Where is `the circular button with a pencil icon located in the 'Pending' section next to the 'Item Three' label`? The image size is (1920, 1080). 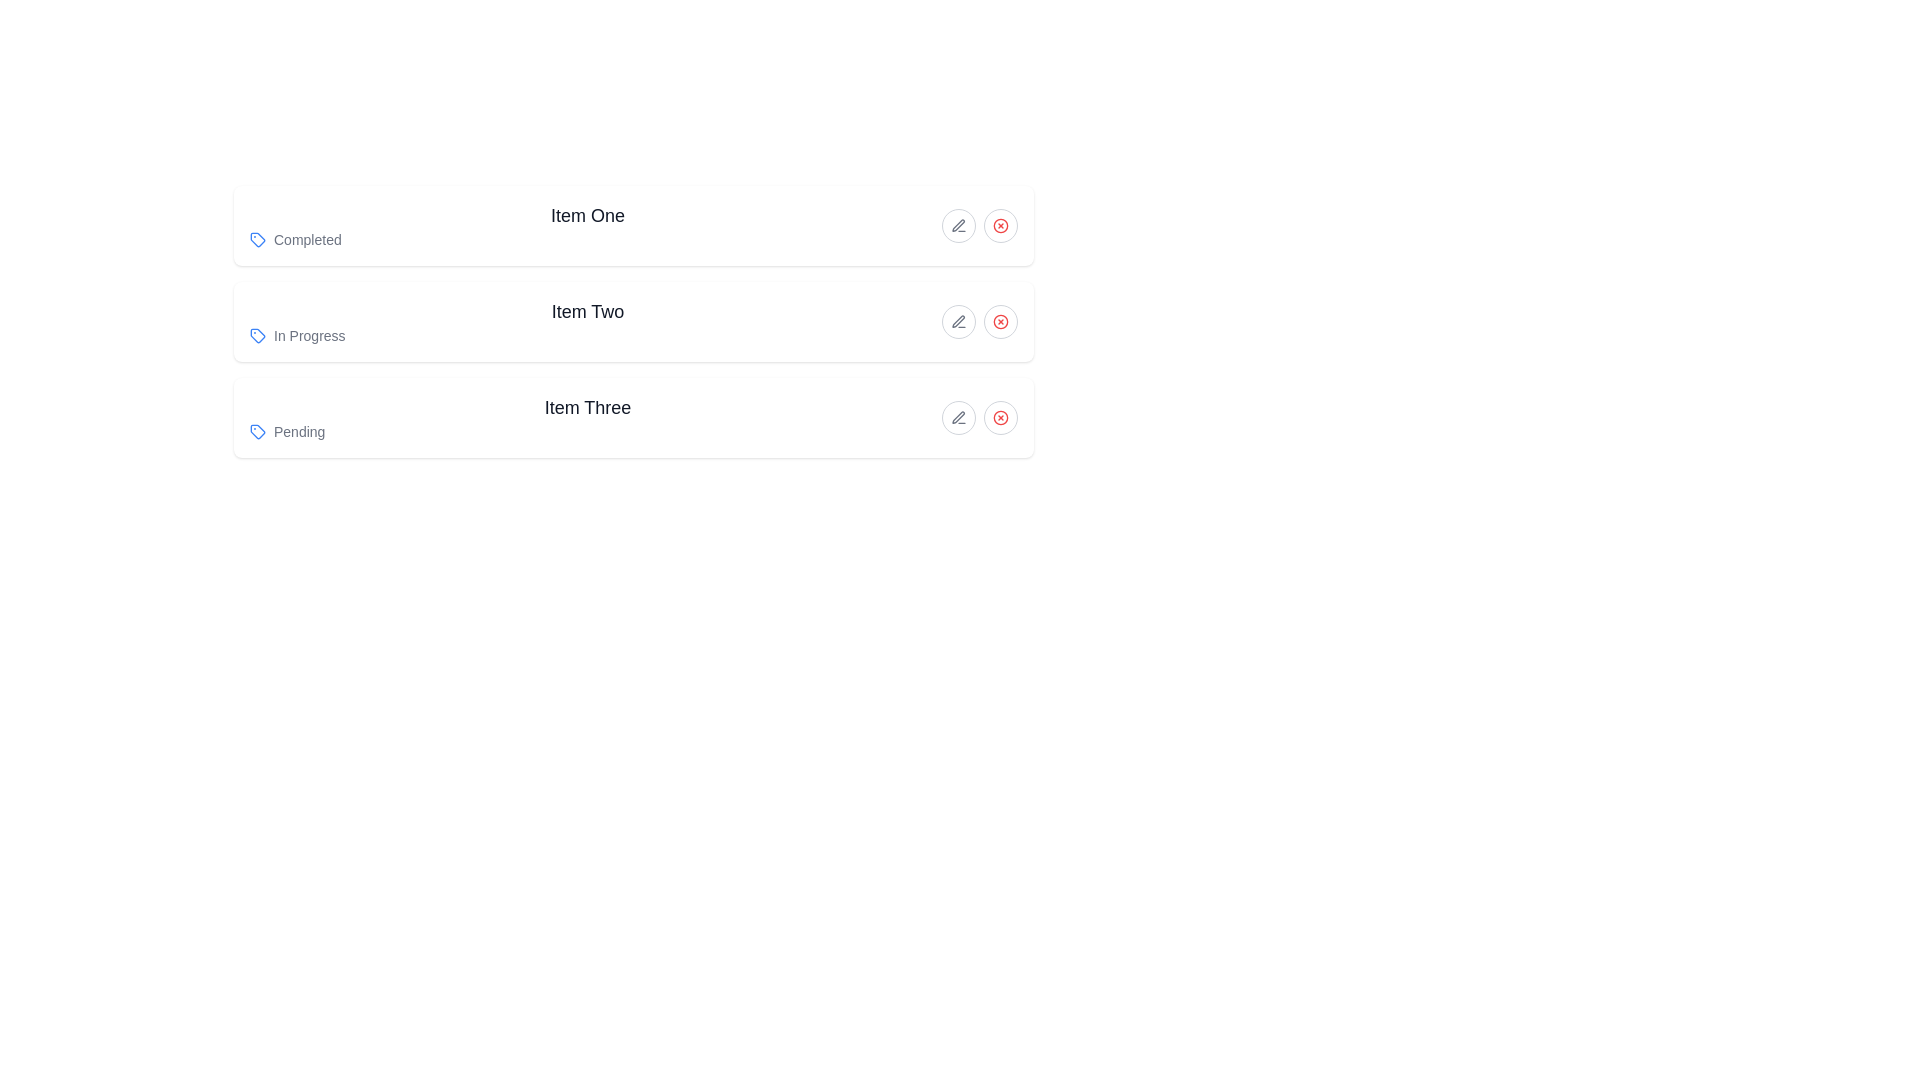
the circular button with a pencil icon located in the 'Pending' section next to the 'Item Three' label is located at coordinates (958, 416).